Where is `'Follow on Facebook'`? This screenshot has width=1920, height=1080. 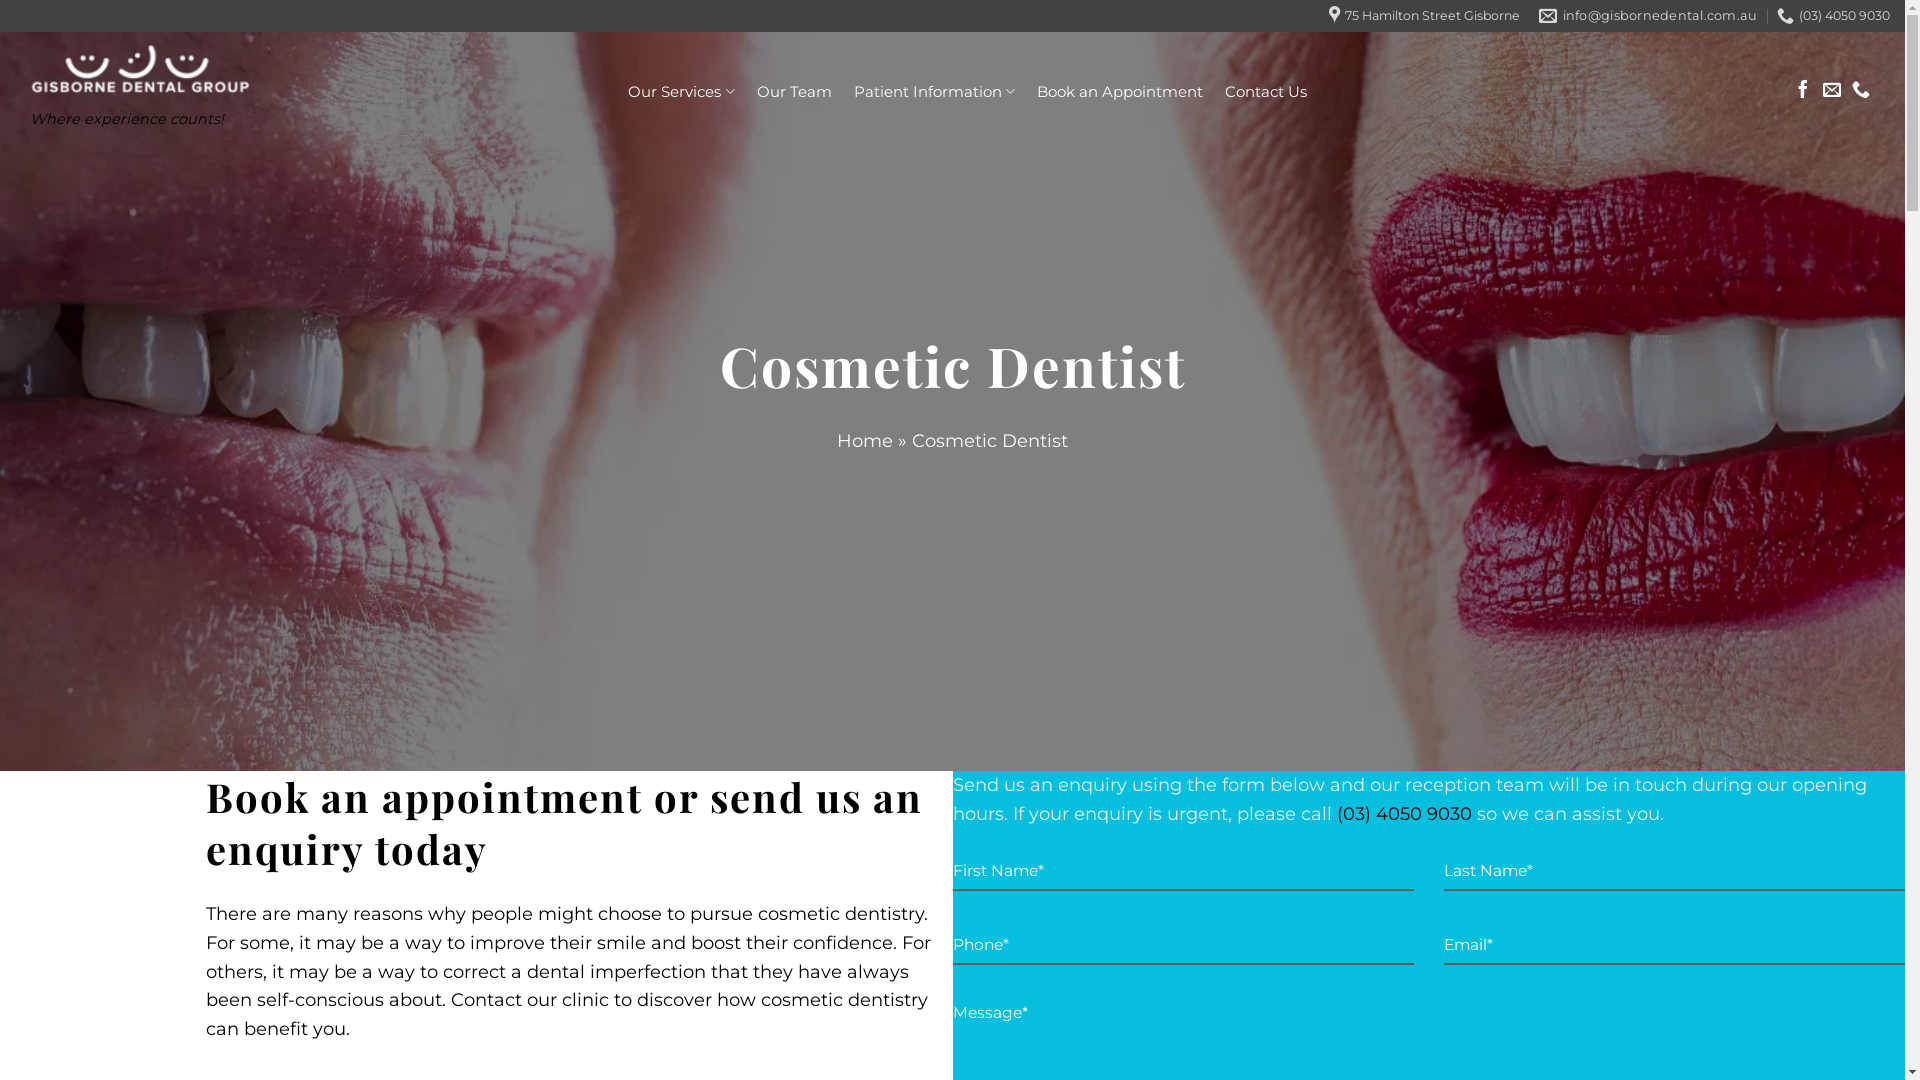 'Follow on Facebook' is located at coordinates (1803, 91).